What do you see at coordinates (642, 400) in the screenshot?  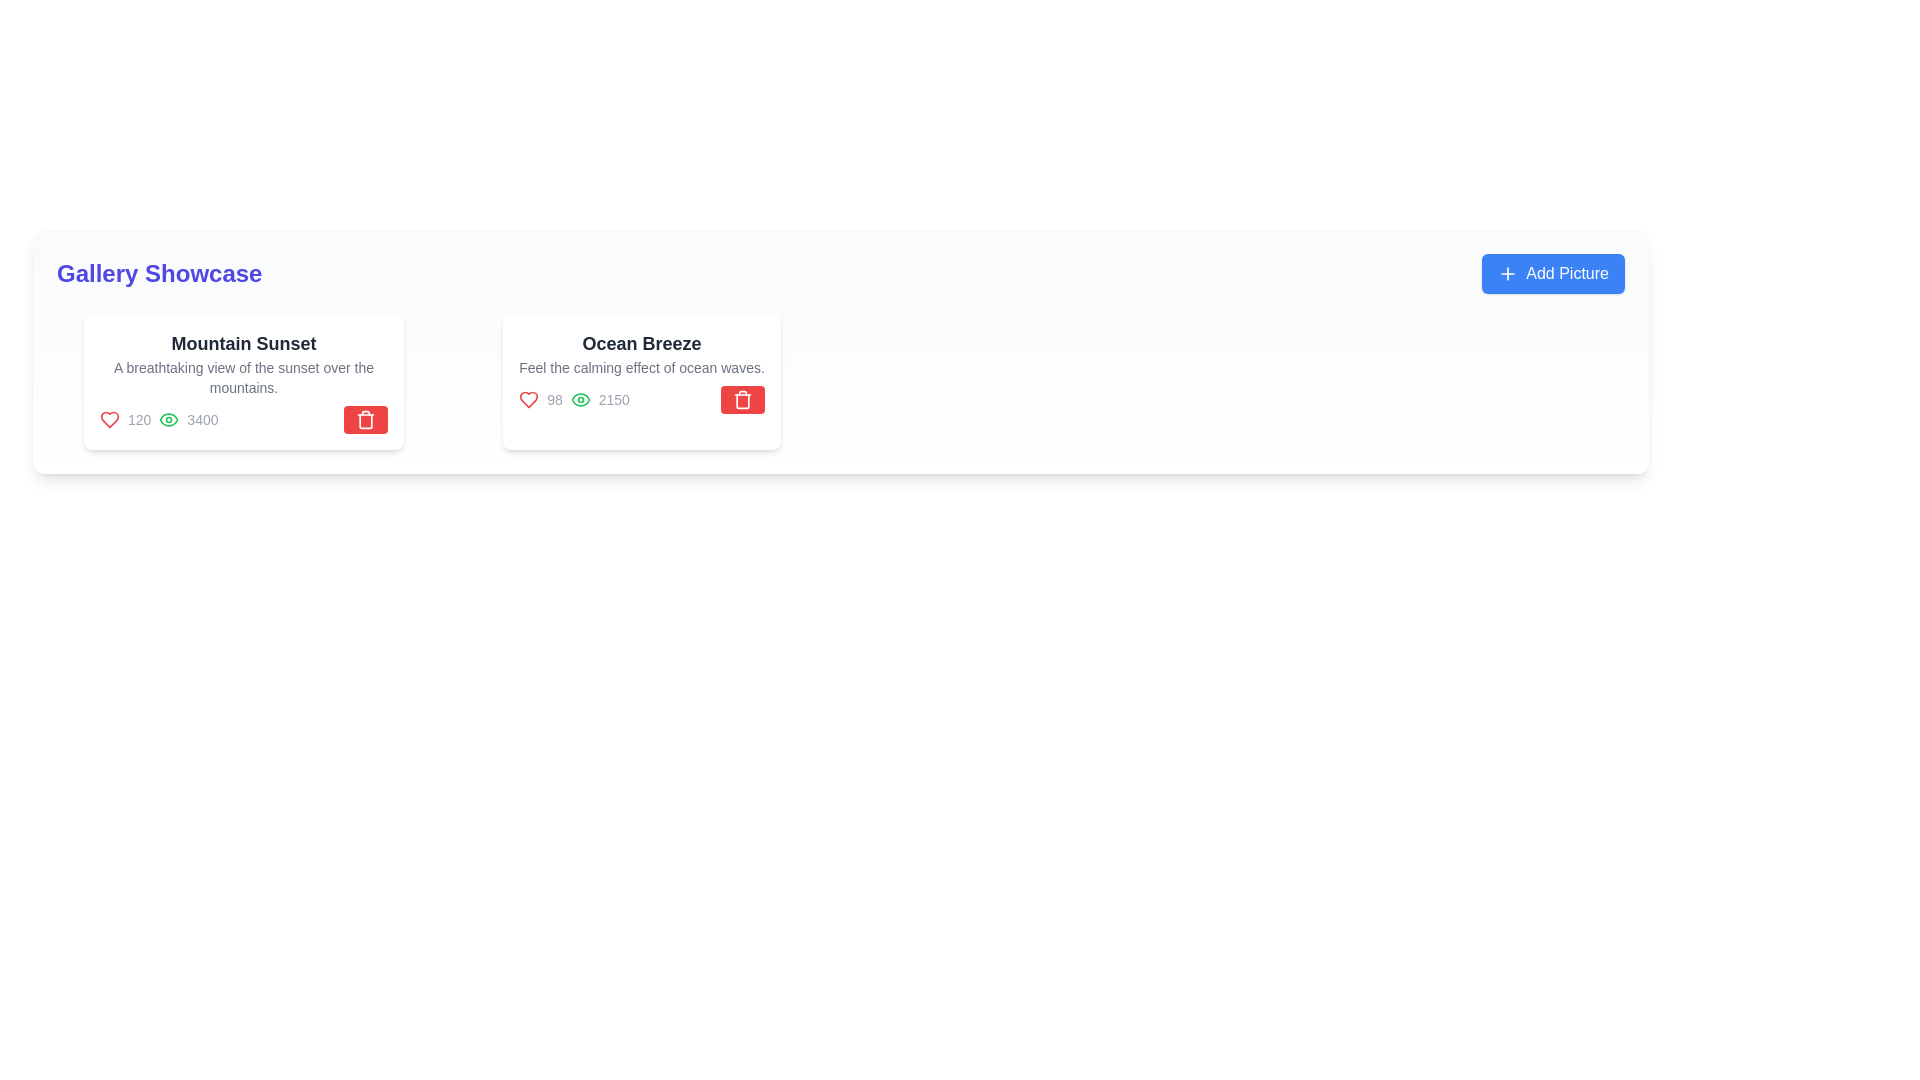 I see `the Statistical display with icons that shows likes and views for the 'Ocean Breeze' card, located at the bottom section next to the red delete button` at bounding box center [642, 400].